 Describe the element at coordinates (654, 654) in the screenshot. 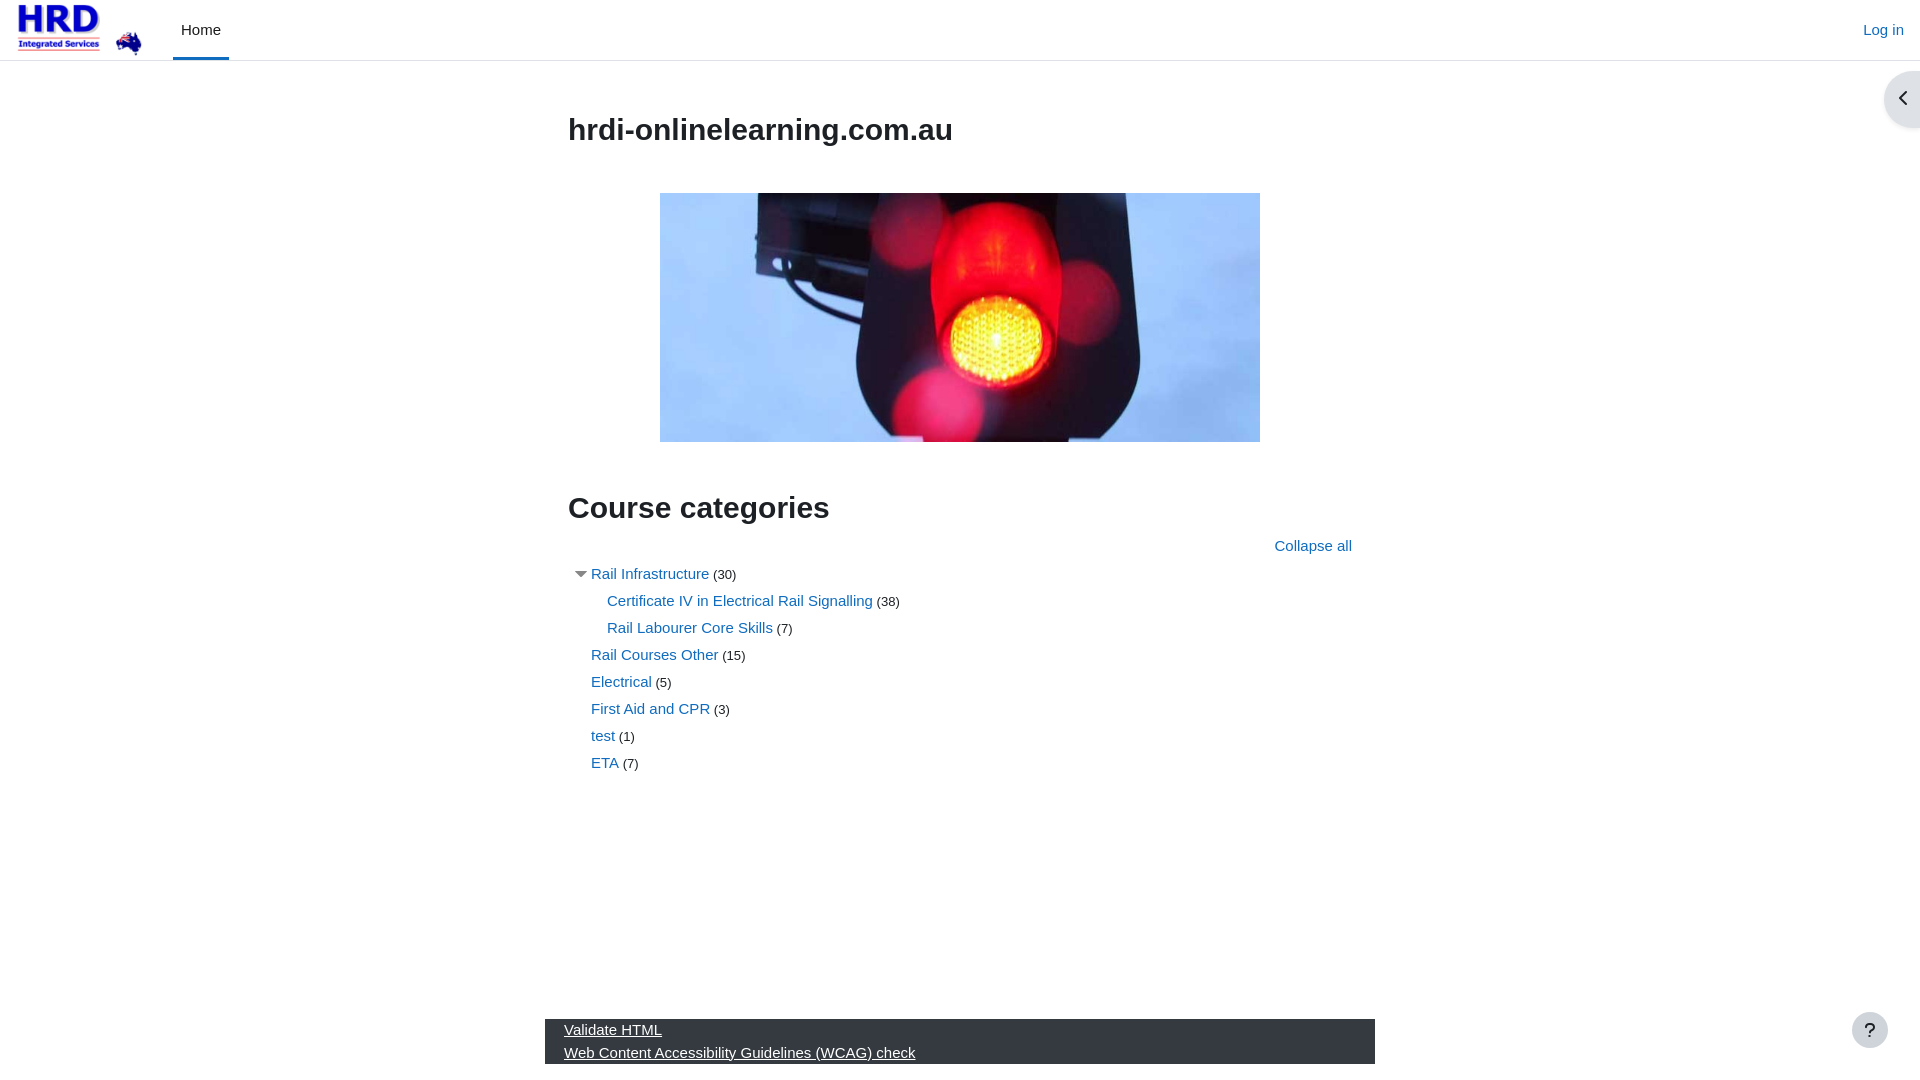

I see `'Rail Courses Other'` at that location.